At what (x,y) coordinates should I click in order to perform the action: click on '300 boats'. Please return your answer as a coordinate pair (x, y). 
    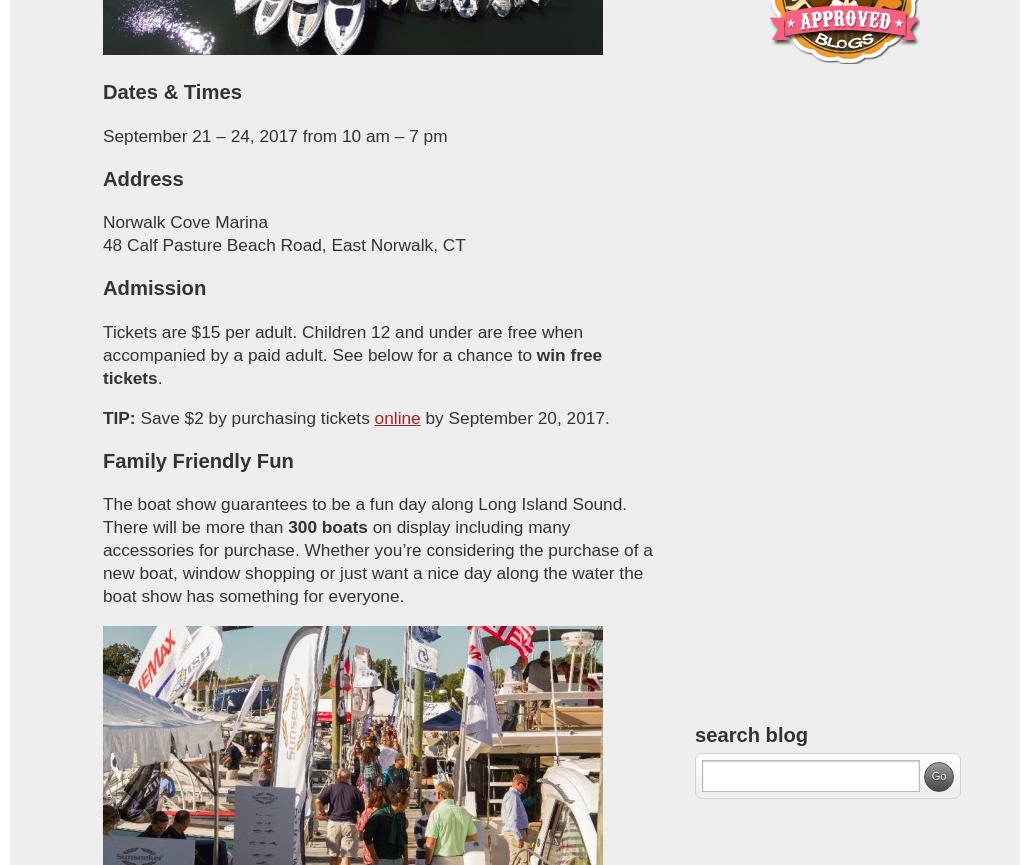
    Looking at the image, I should click on (326, 525).